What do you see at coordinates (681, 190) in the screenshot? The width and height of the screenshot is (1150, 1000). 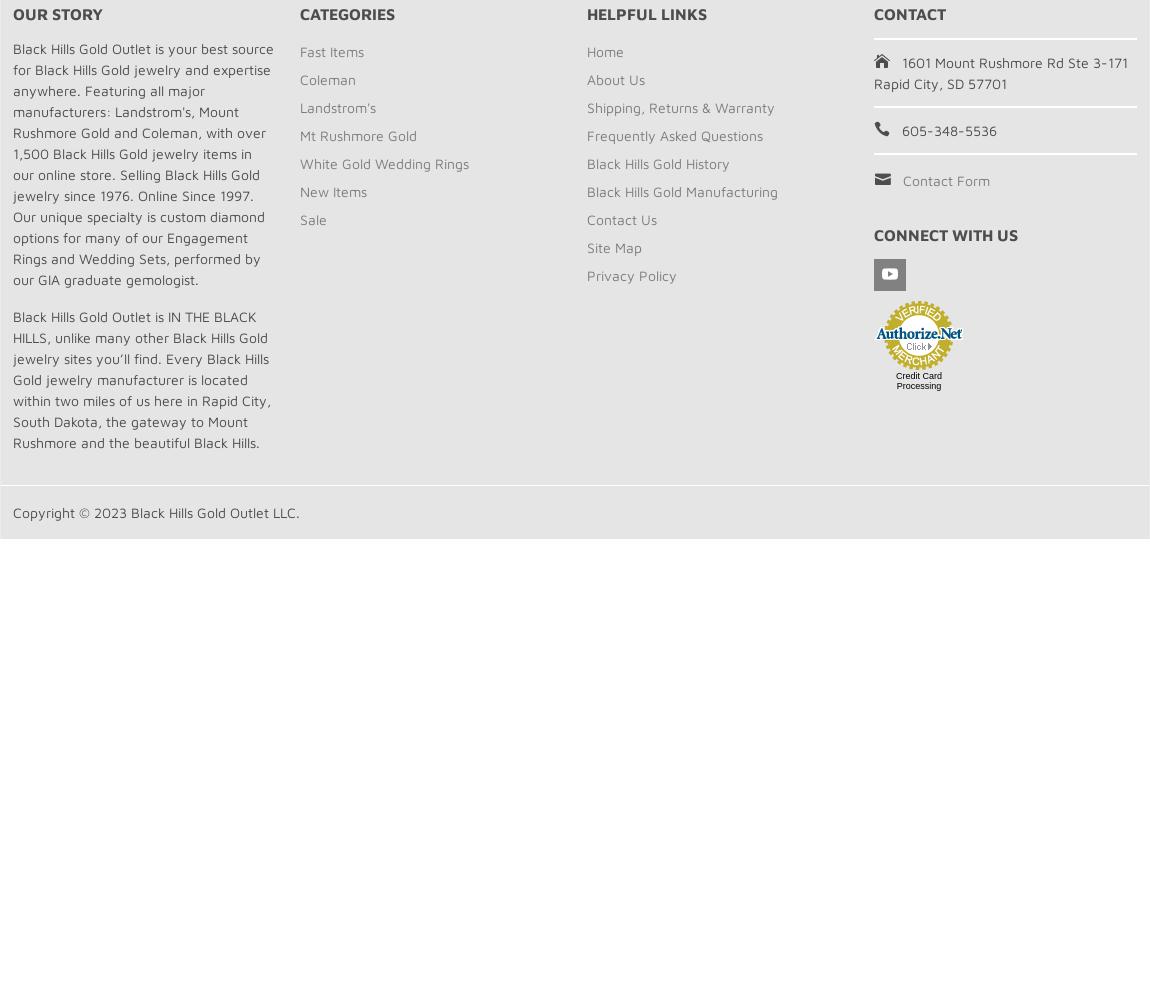 I see `'Black Hills Gold Manufacturing'` at bounding box center [681, 190].